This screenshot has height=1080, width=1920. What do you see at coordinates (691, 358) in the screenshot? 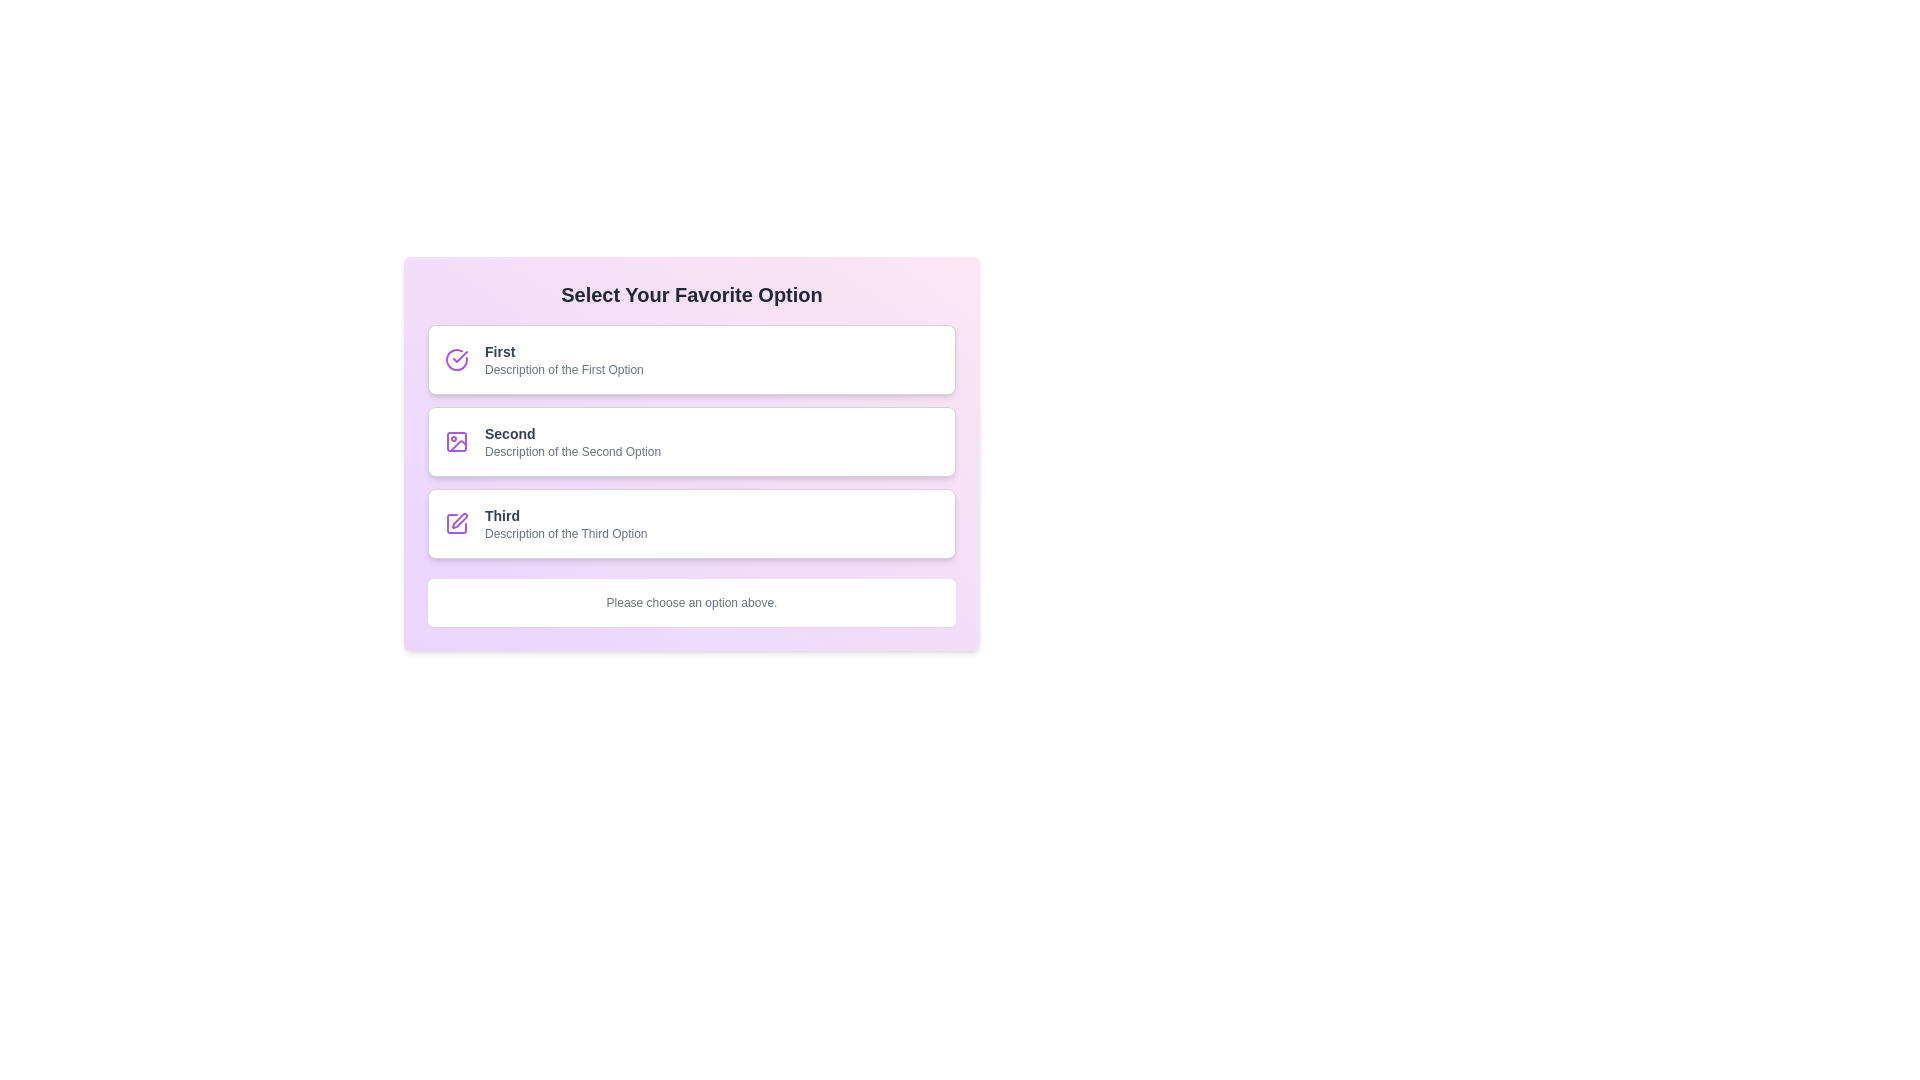
I see `the first selectable list item, which has a white background, a bold title 'First', and a description 'Description of the First Option'` at bounding box center [691, 358].